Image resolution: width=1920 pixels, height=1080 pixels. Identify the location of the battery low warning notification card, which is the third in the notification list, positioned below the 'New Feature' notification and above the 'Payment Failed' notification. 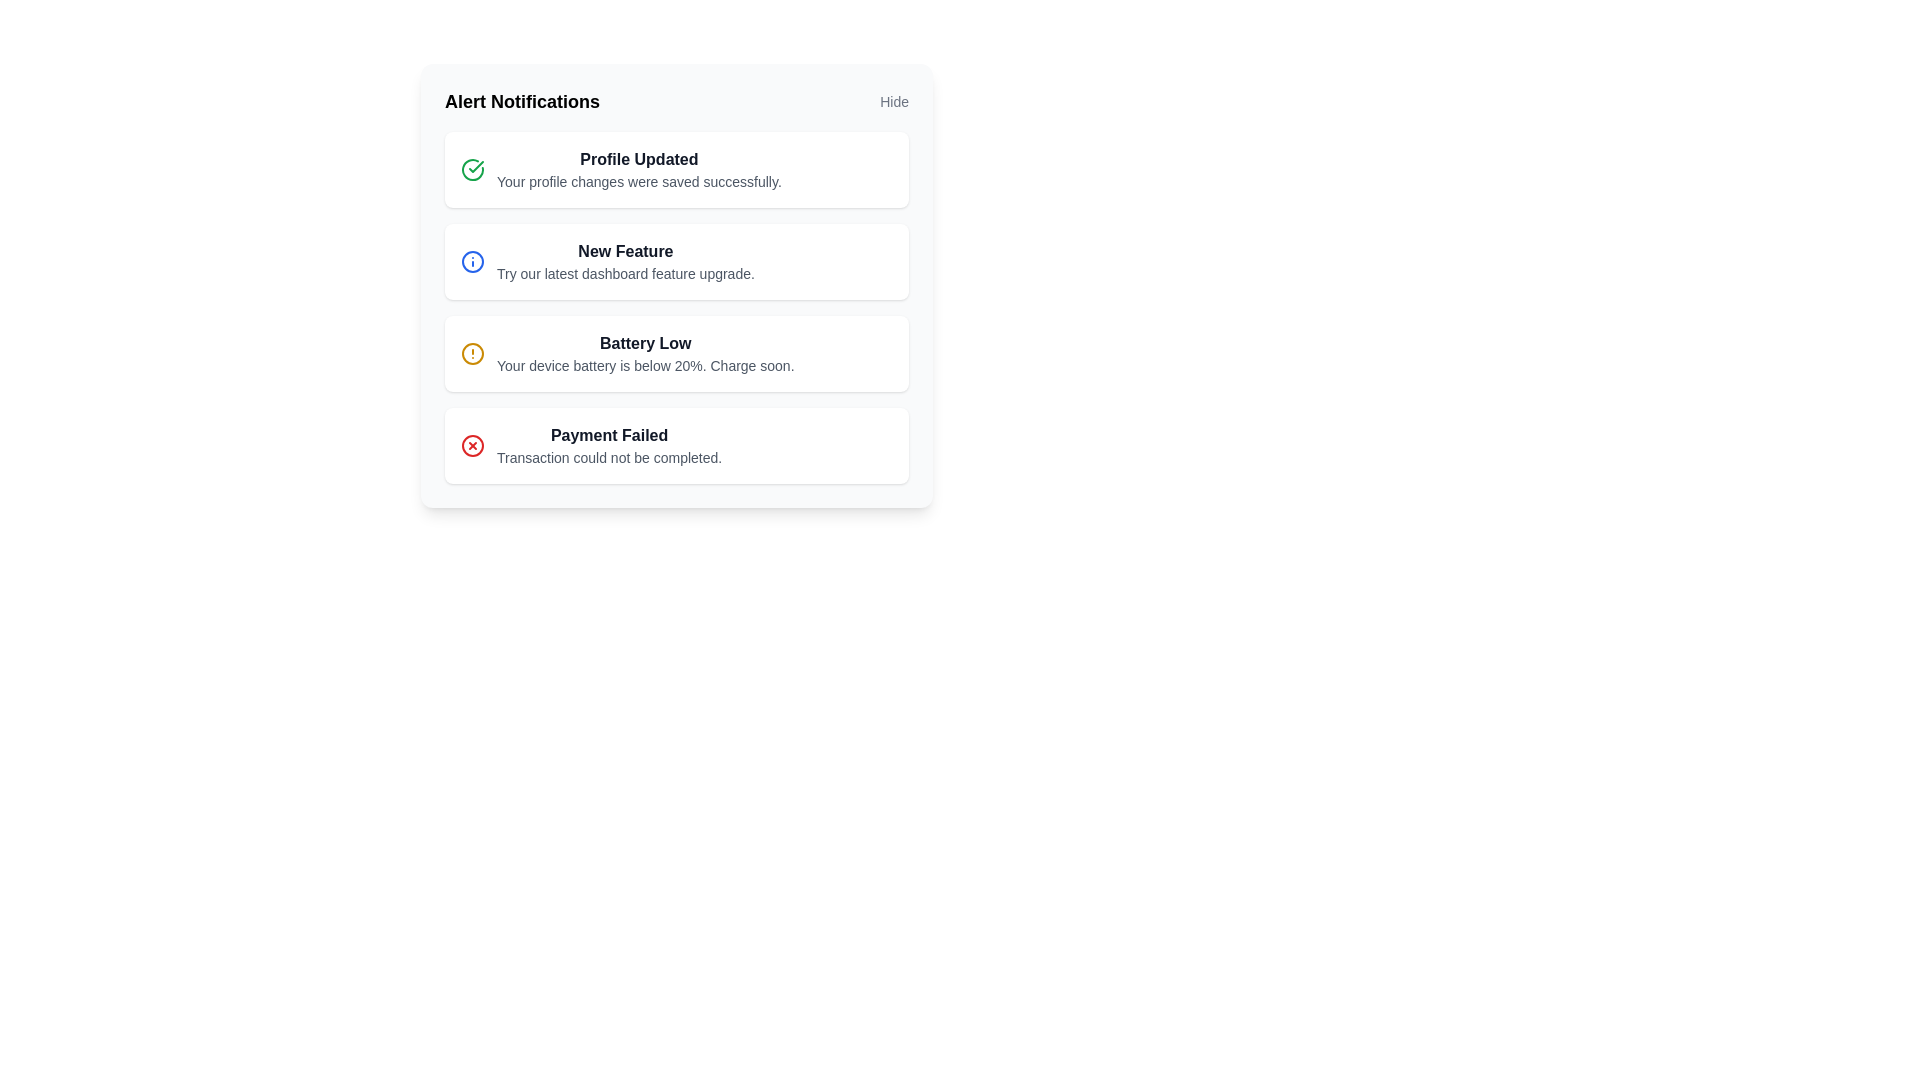
(676, 353).